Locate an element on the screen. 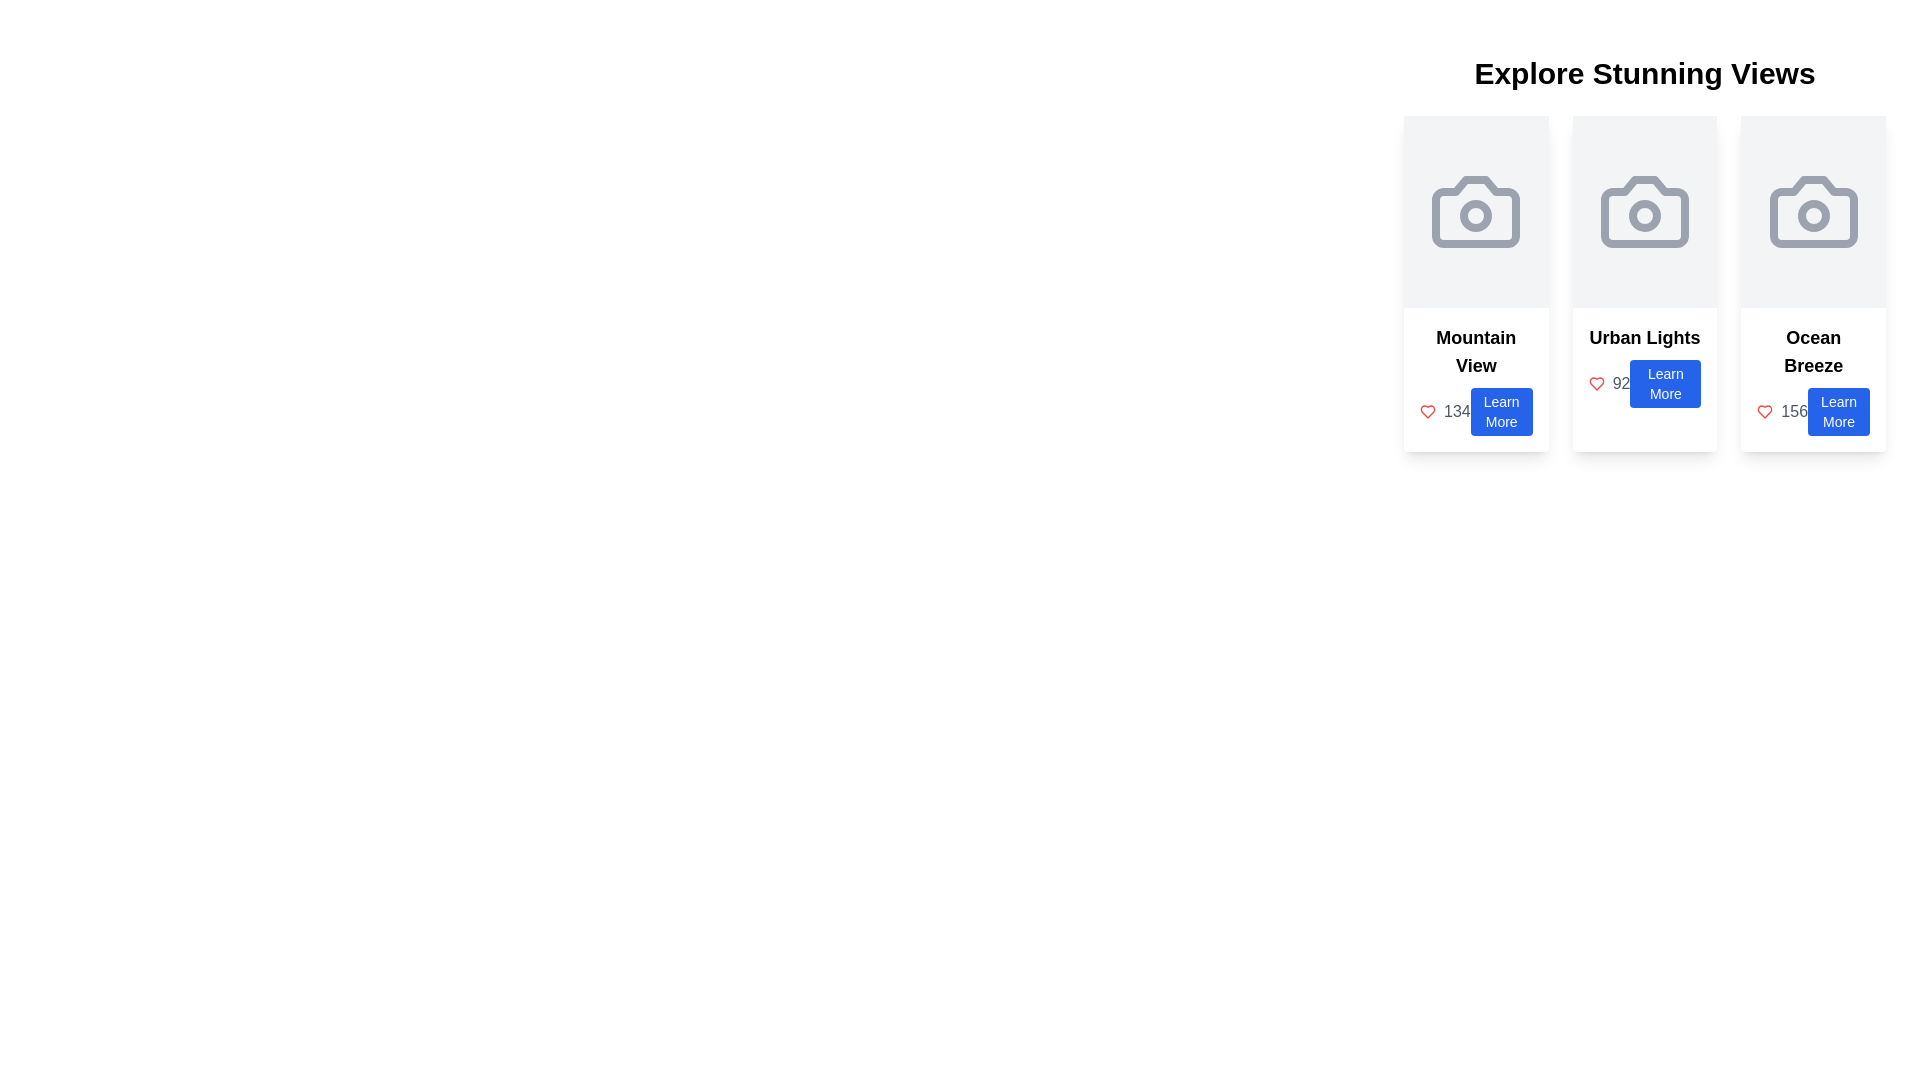 This screenshot has height=1080, width=1920. the button located under the text '134' within the leftmost card of the three visible cards is located at coordinates (1501, 411).